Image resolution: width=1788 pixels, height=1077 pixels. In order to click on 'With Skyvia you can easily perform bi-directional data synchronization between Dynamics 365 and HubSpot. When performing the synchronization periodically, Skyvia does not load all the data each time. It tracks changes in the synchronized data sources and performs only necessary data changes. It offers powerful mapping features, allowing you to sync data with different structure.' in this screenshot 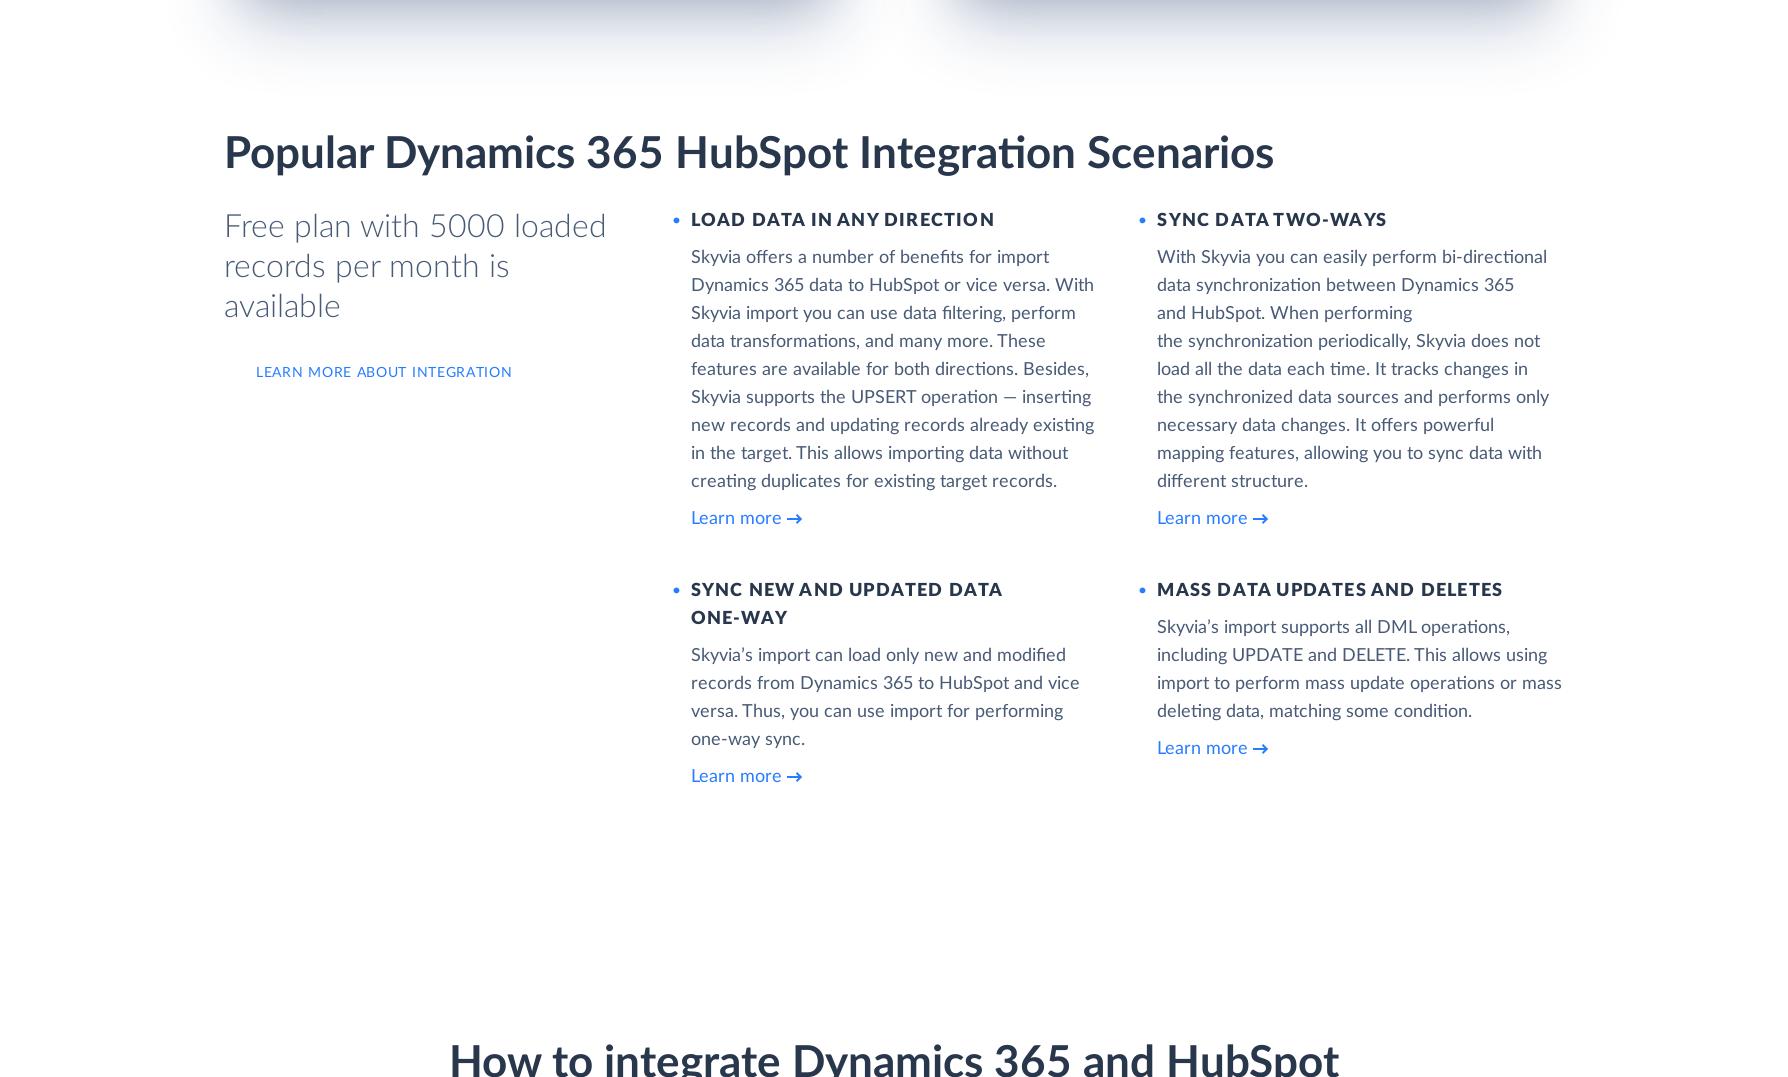, I will do `click(1352, 367)`.